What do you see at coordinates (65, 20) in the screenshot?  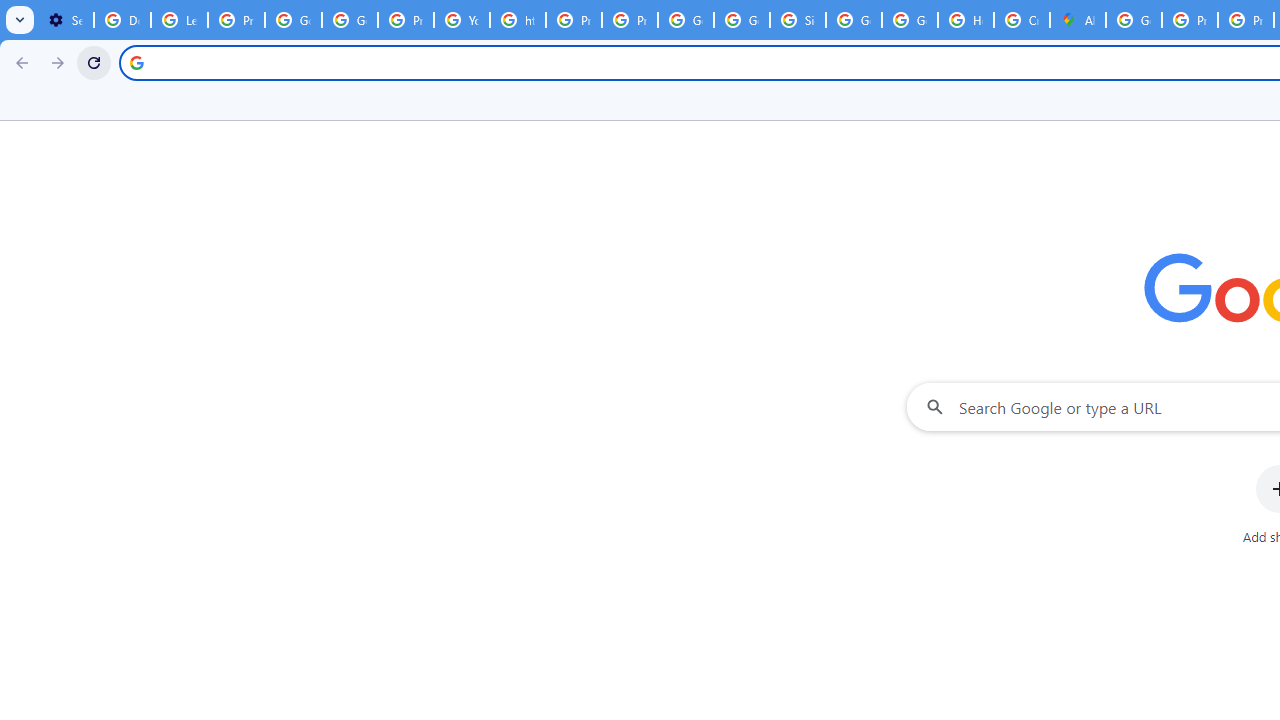 I see `'Settings - On startup'` at bounding box center [65, 20].